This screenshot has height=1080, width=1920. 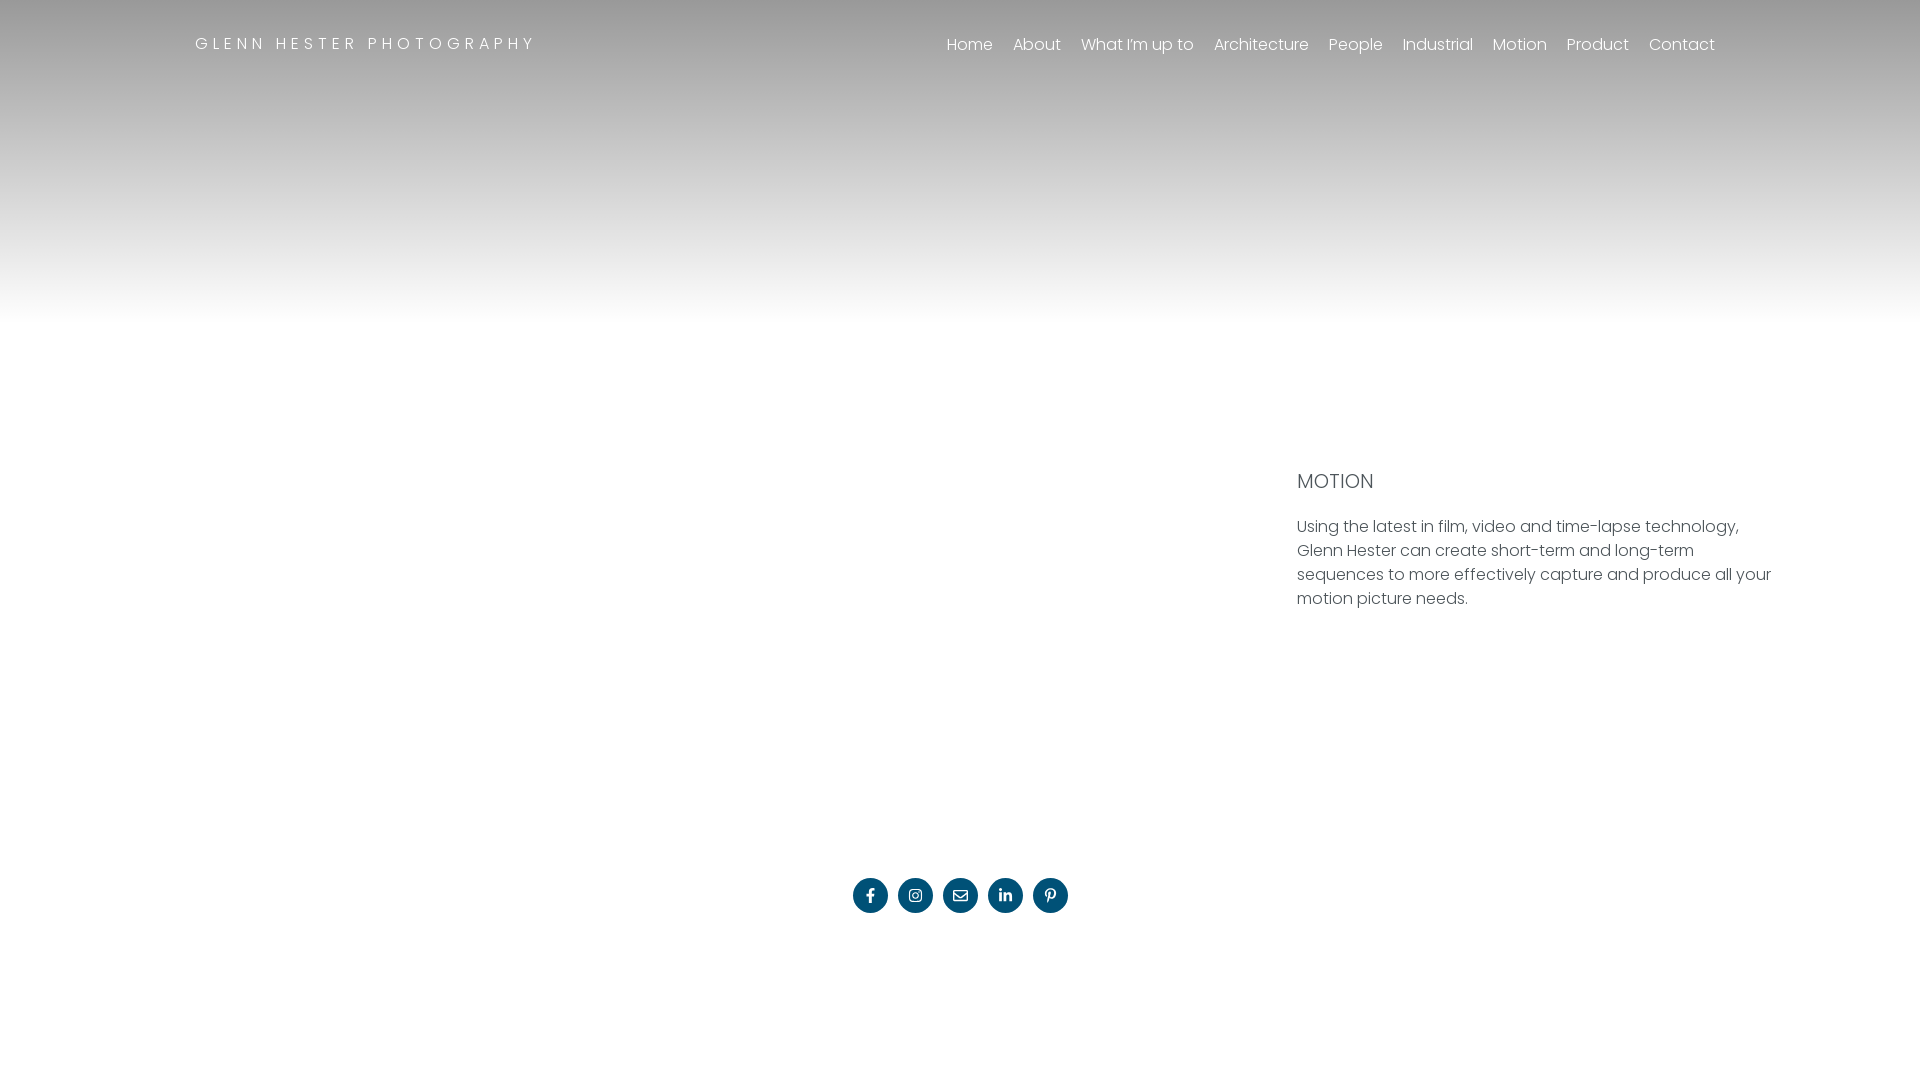 What do you see at coordinates (1260, 44) in the screenshot?
I see `'Architecture'` at bounding box center [1260, 44].